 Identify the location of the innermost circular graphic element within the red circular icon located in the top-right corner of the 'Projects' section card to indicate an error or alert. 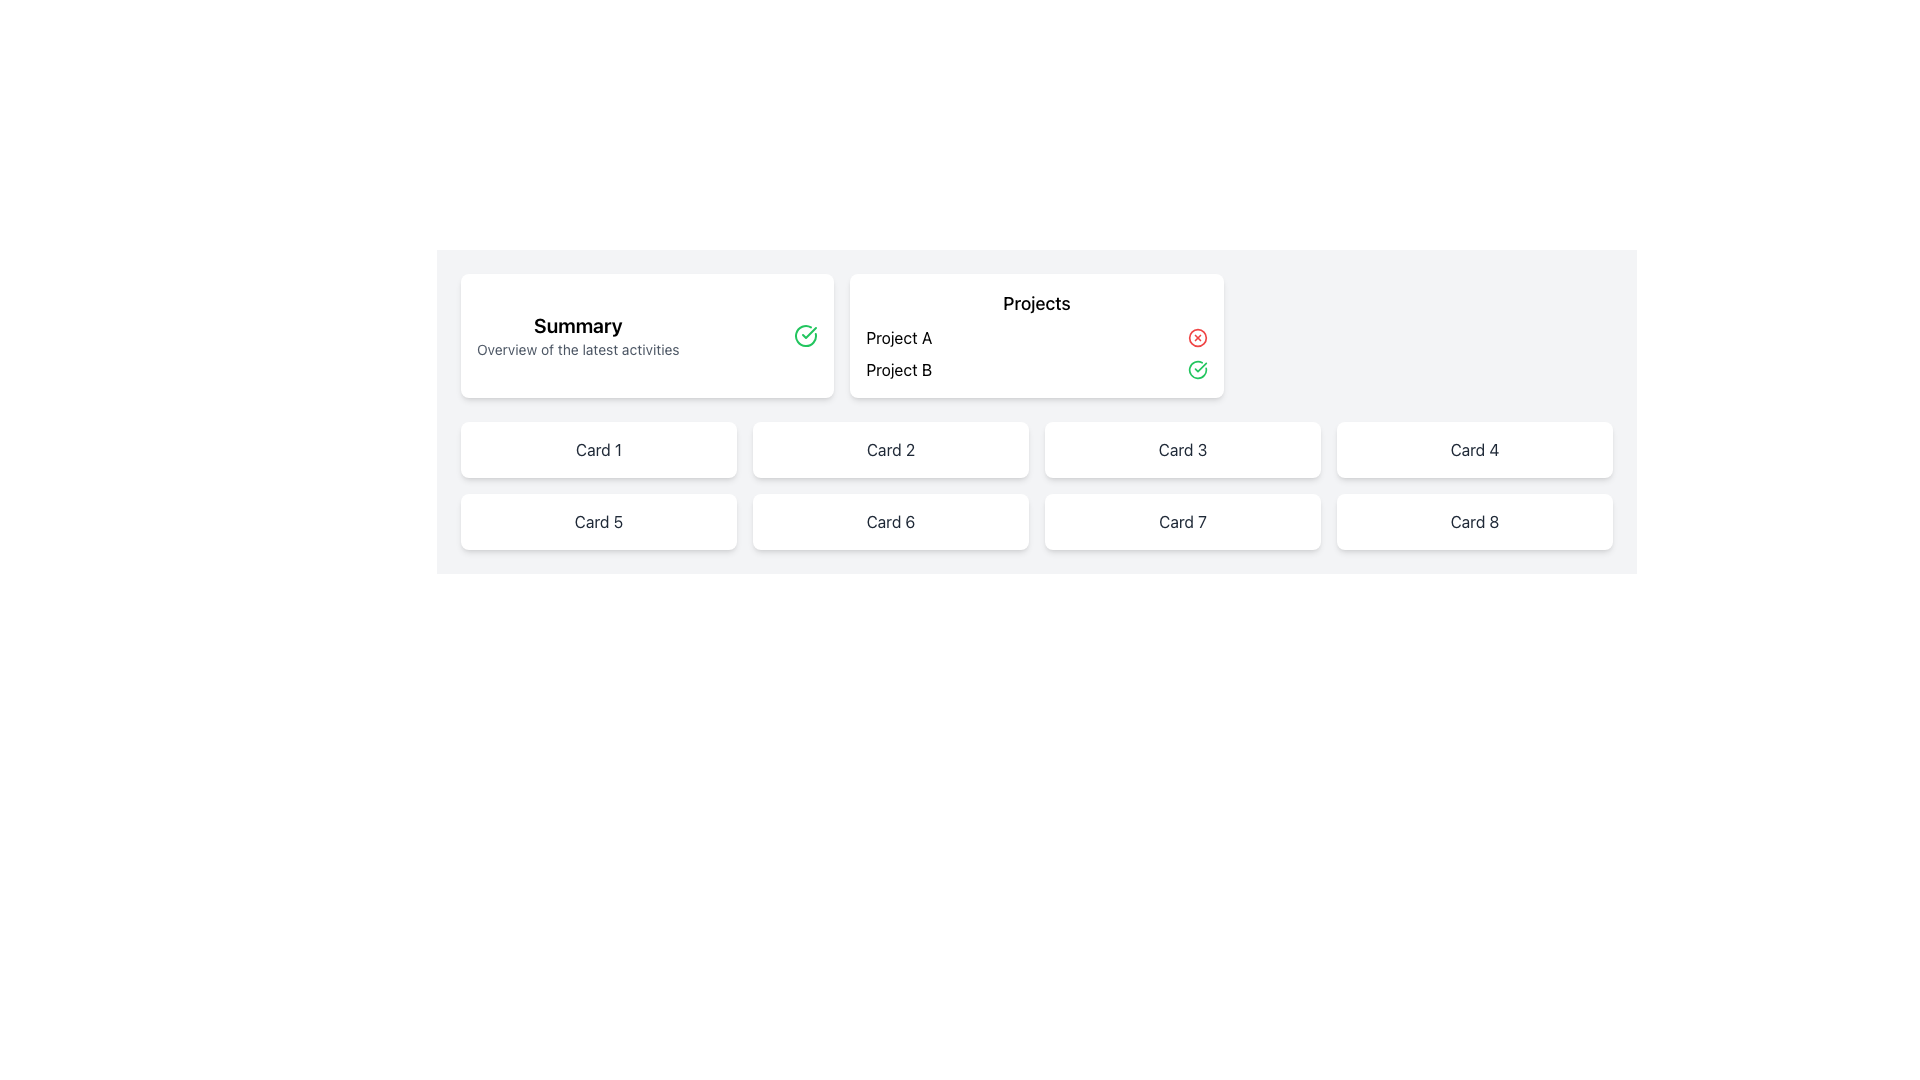
(1197, 337).